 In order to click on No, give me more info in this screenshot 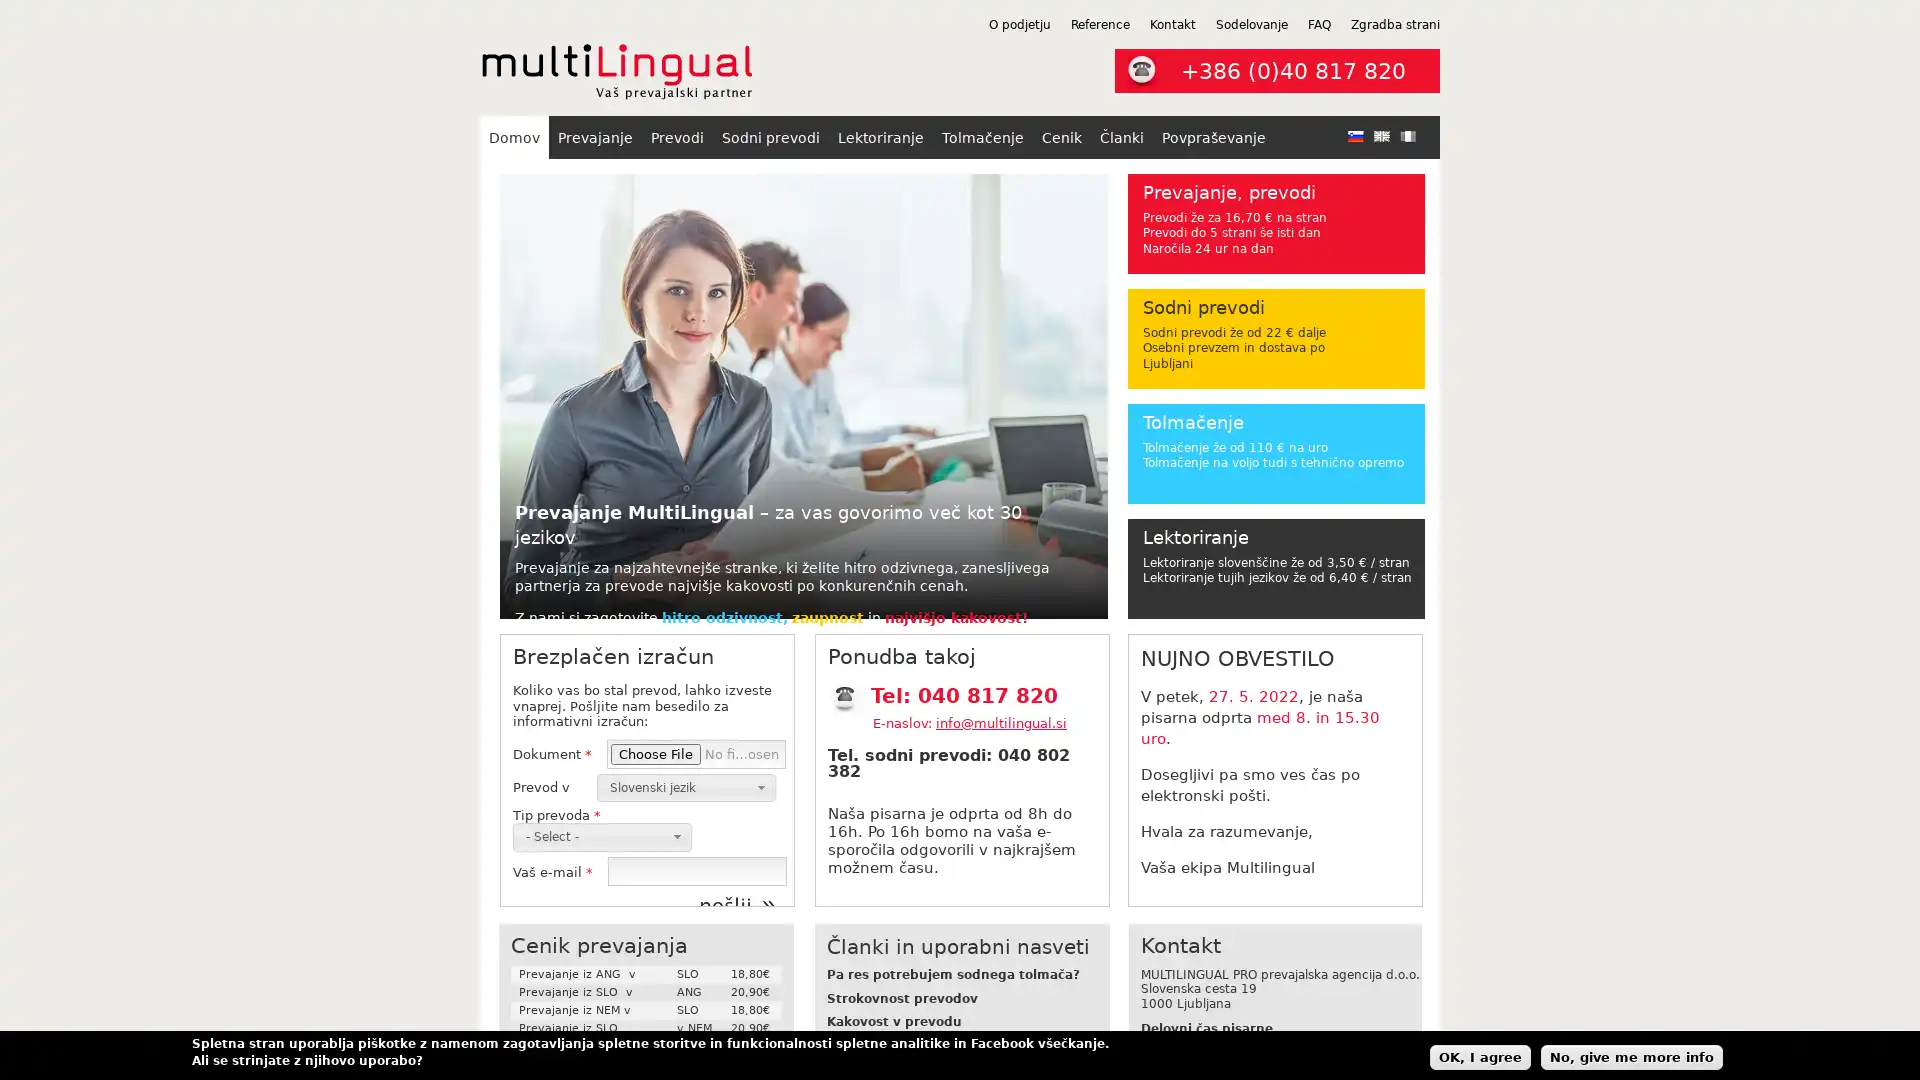, I will do `click(1632, 1055)`.